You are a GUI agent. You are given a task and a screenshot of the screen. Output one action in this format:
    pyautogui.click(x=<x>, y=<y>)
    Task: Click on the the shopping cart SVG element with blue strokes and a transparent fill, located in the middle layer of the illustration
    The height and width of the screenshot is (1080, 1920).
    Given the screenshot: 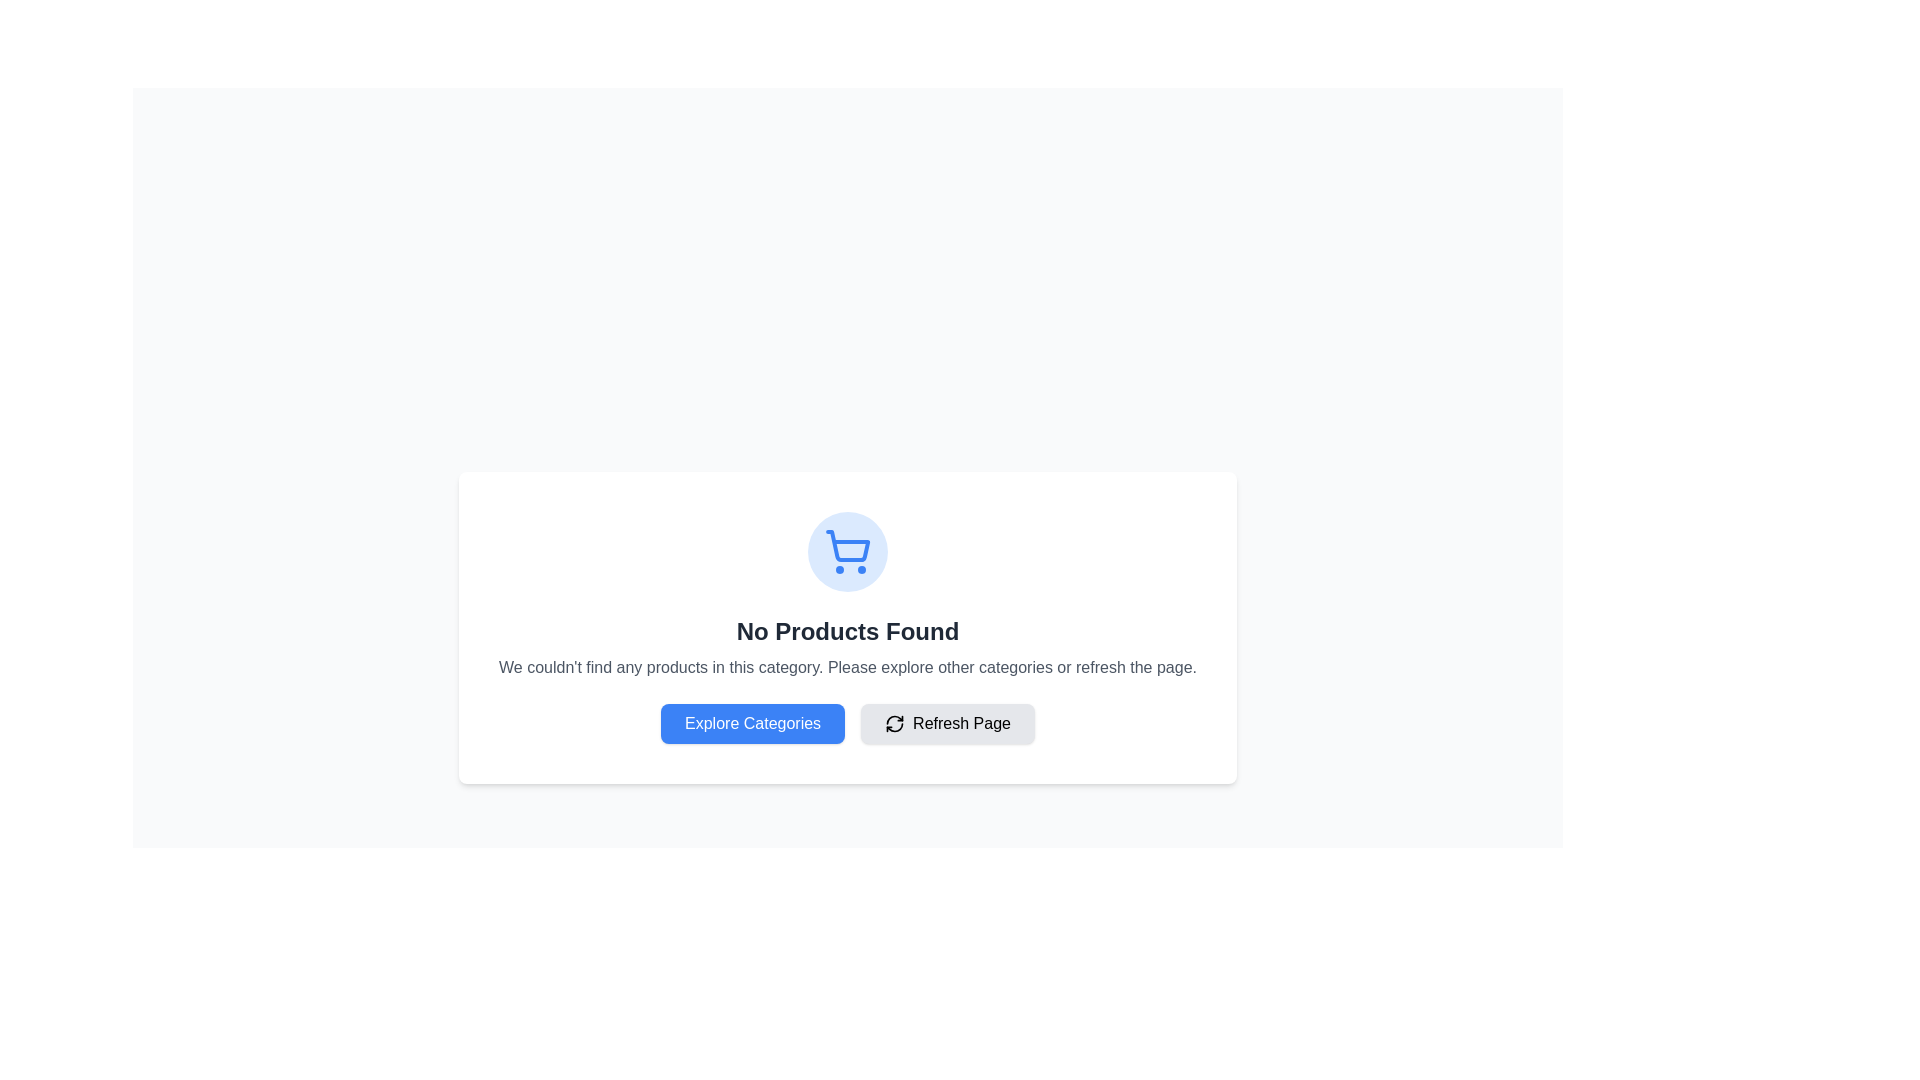 What is the action you would take?
    pyautogui.click(x=848, y=546)
    